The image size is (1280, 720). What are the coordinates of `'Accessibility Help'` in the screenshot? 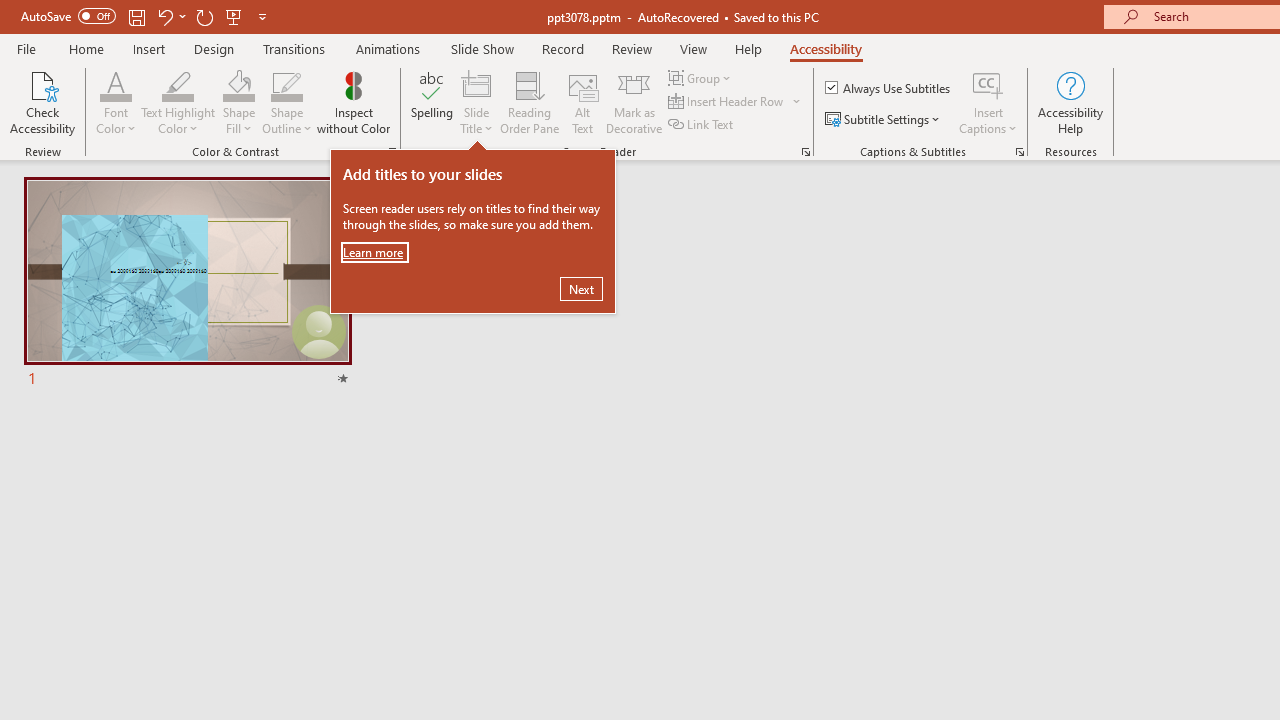 It's located at (1069, 103).